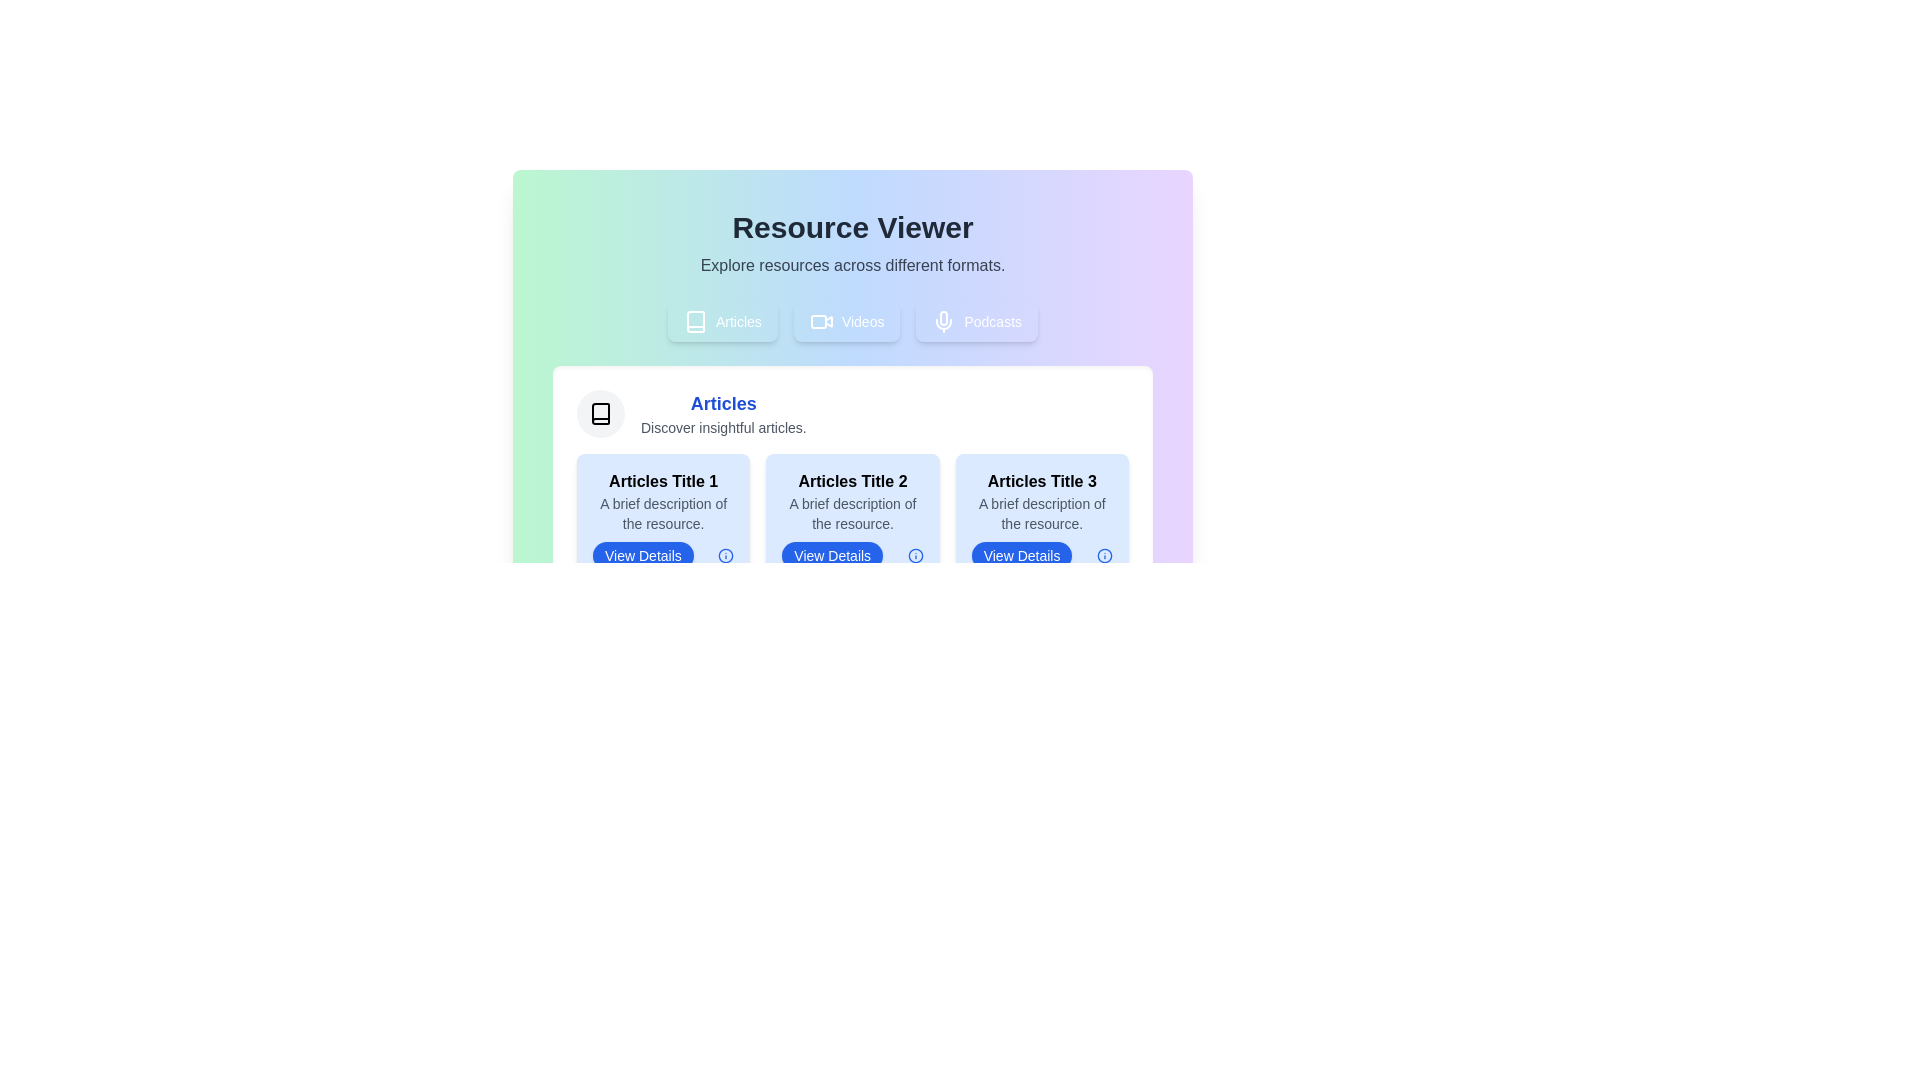  Describe the element at coordinates (1103, 555) in the screenshot. I see `the circular blue 'info' icon located in the third card of the article listing section, to the right of the 'View Details' button` at that location.